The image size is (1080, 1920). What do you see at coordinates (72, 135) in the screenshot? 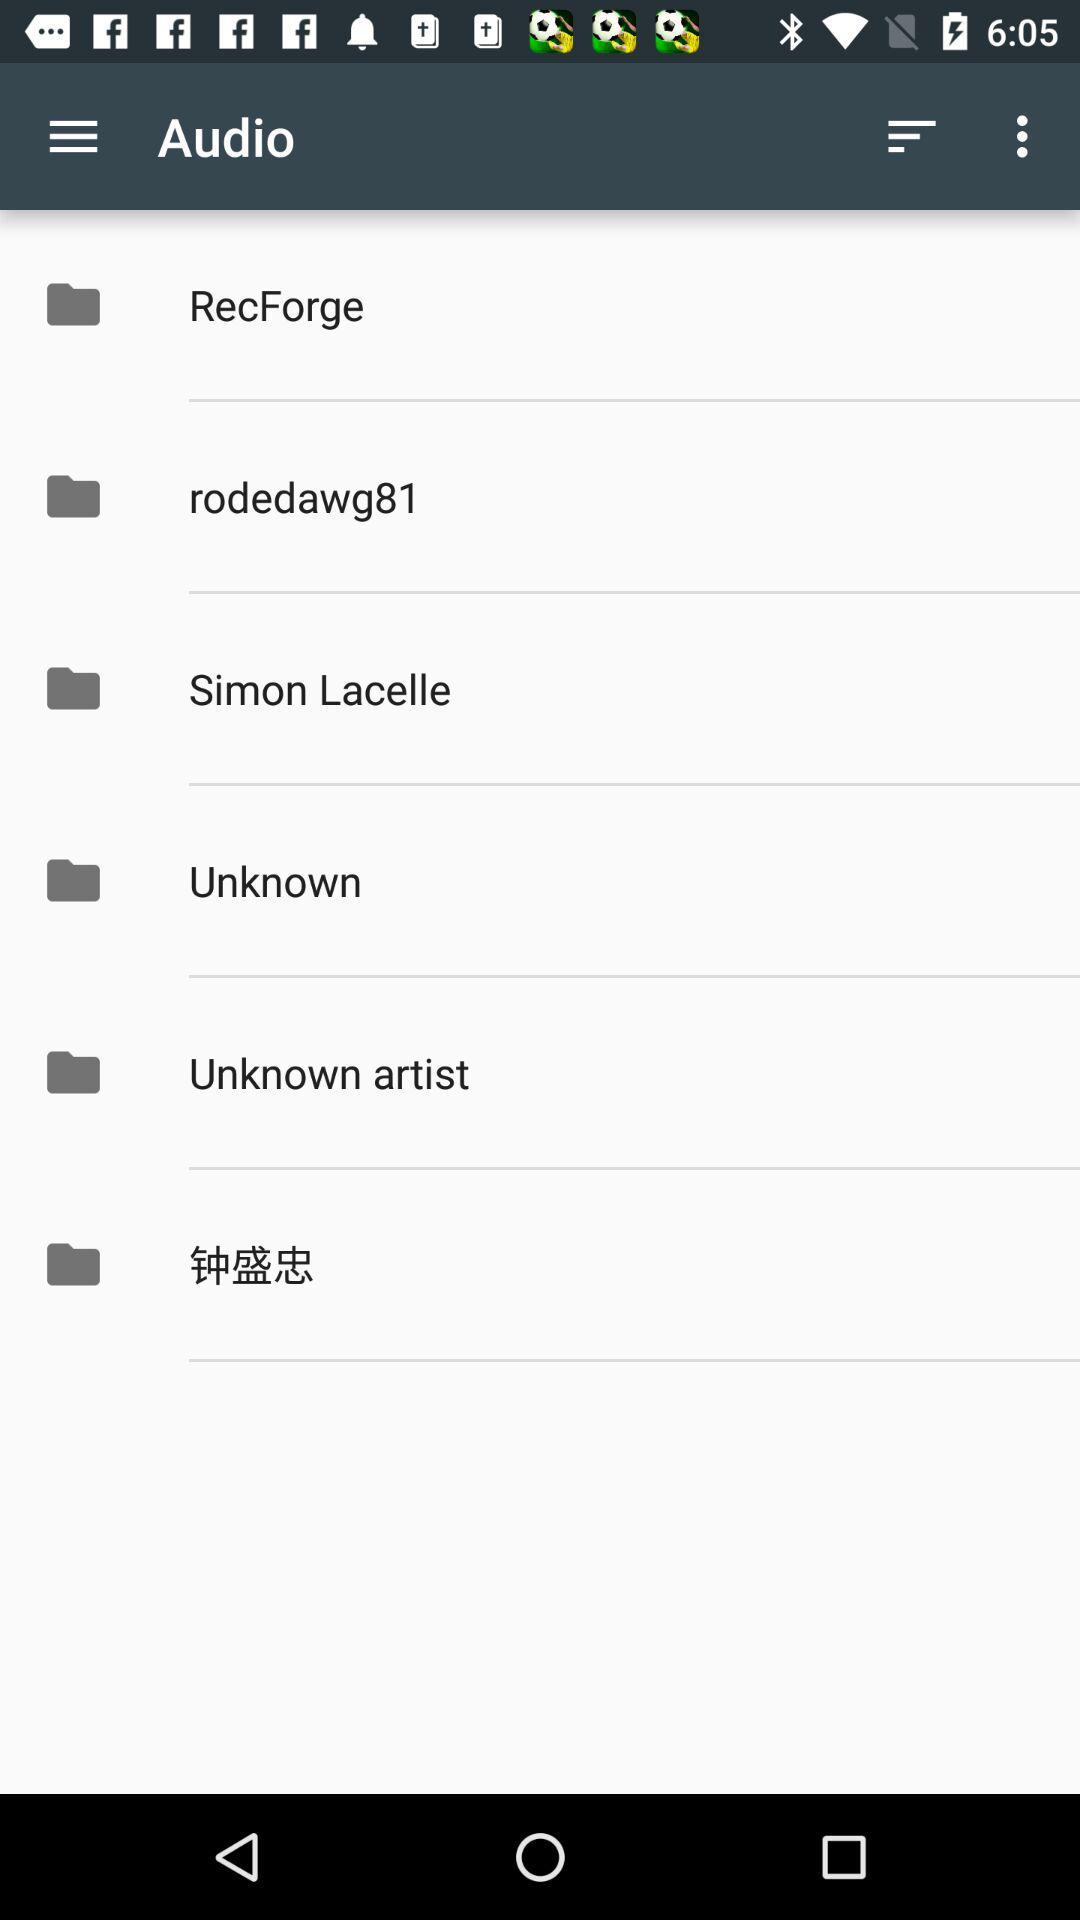
I see `item next to the audio icon` at bounding box center [72, 135].